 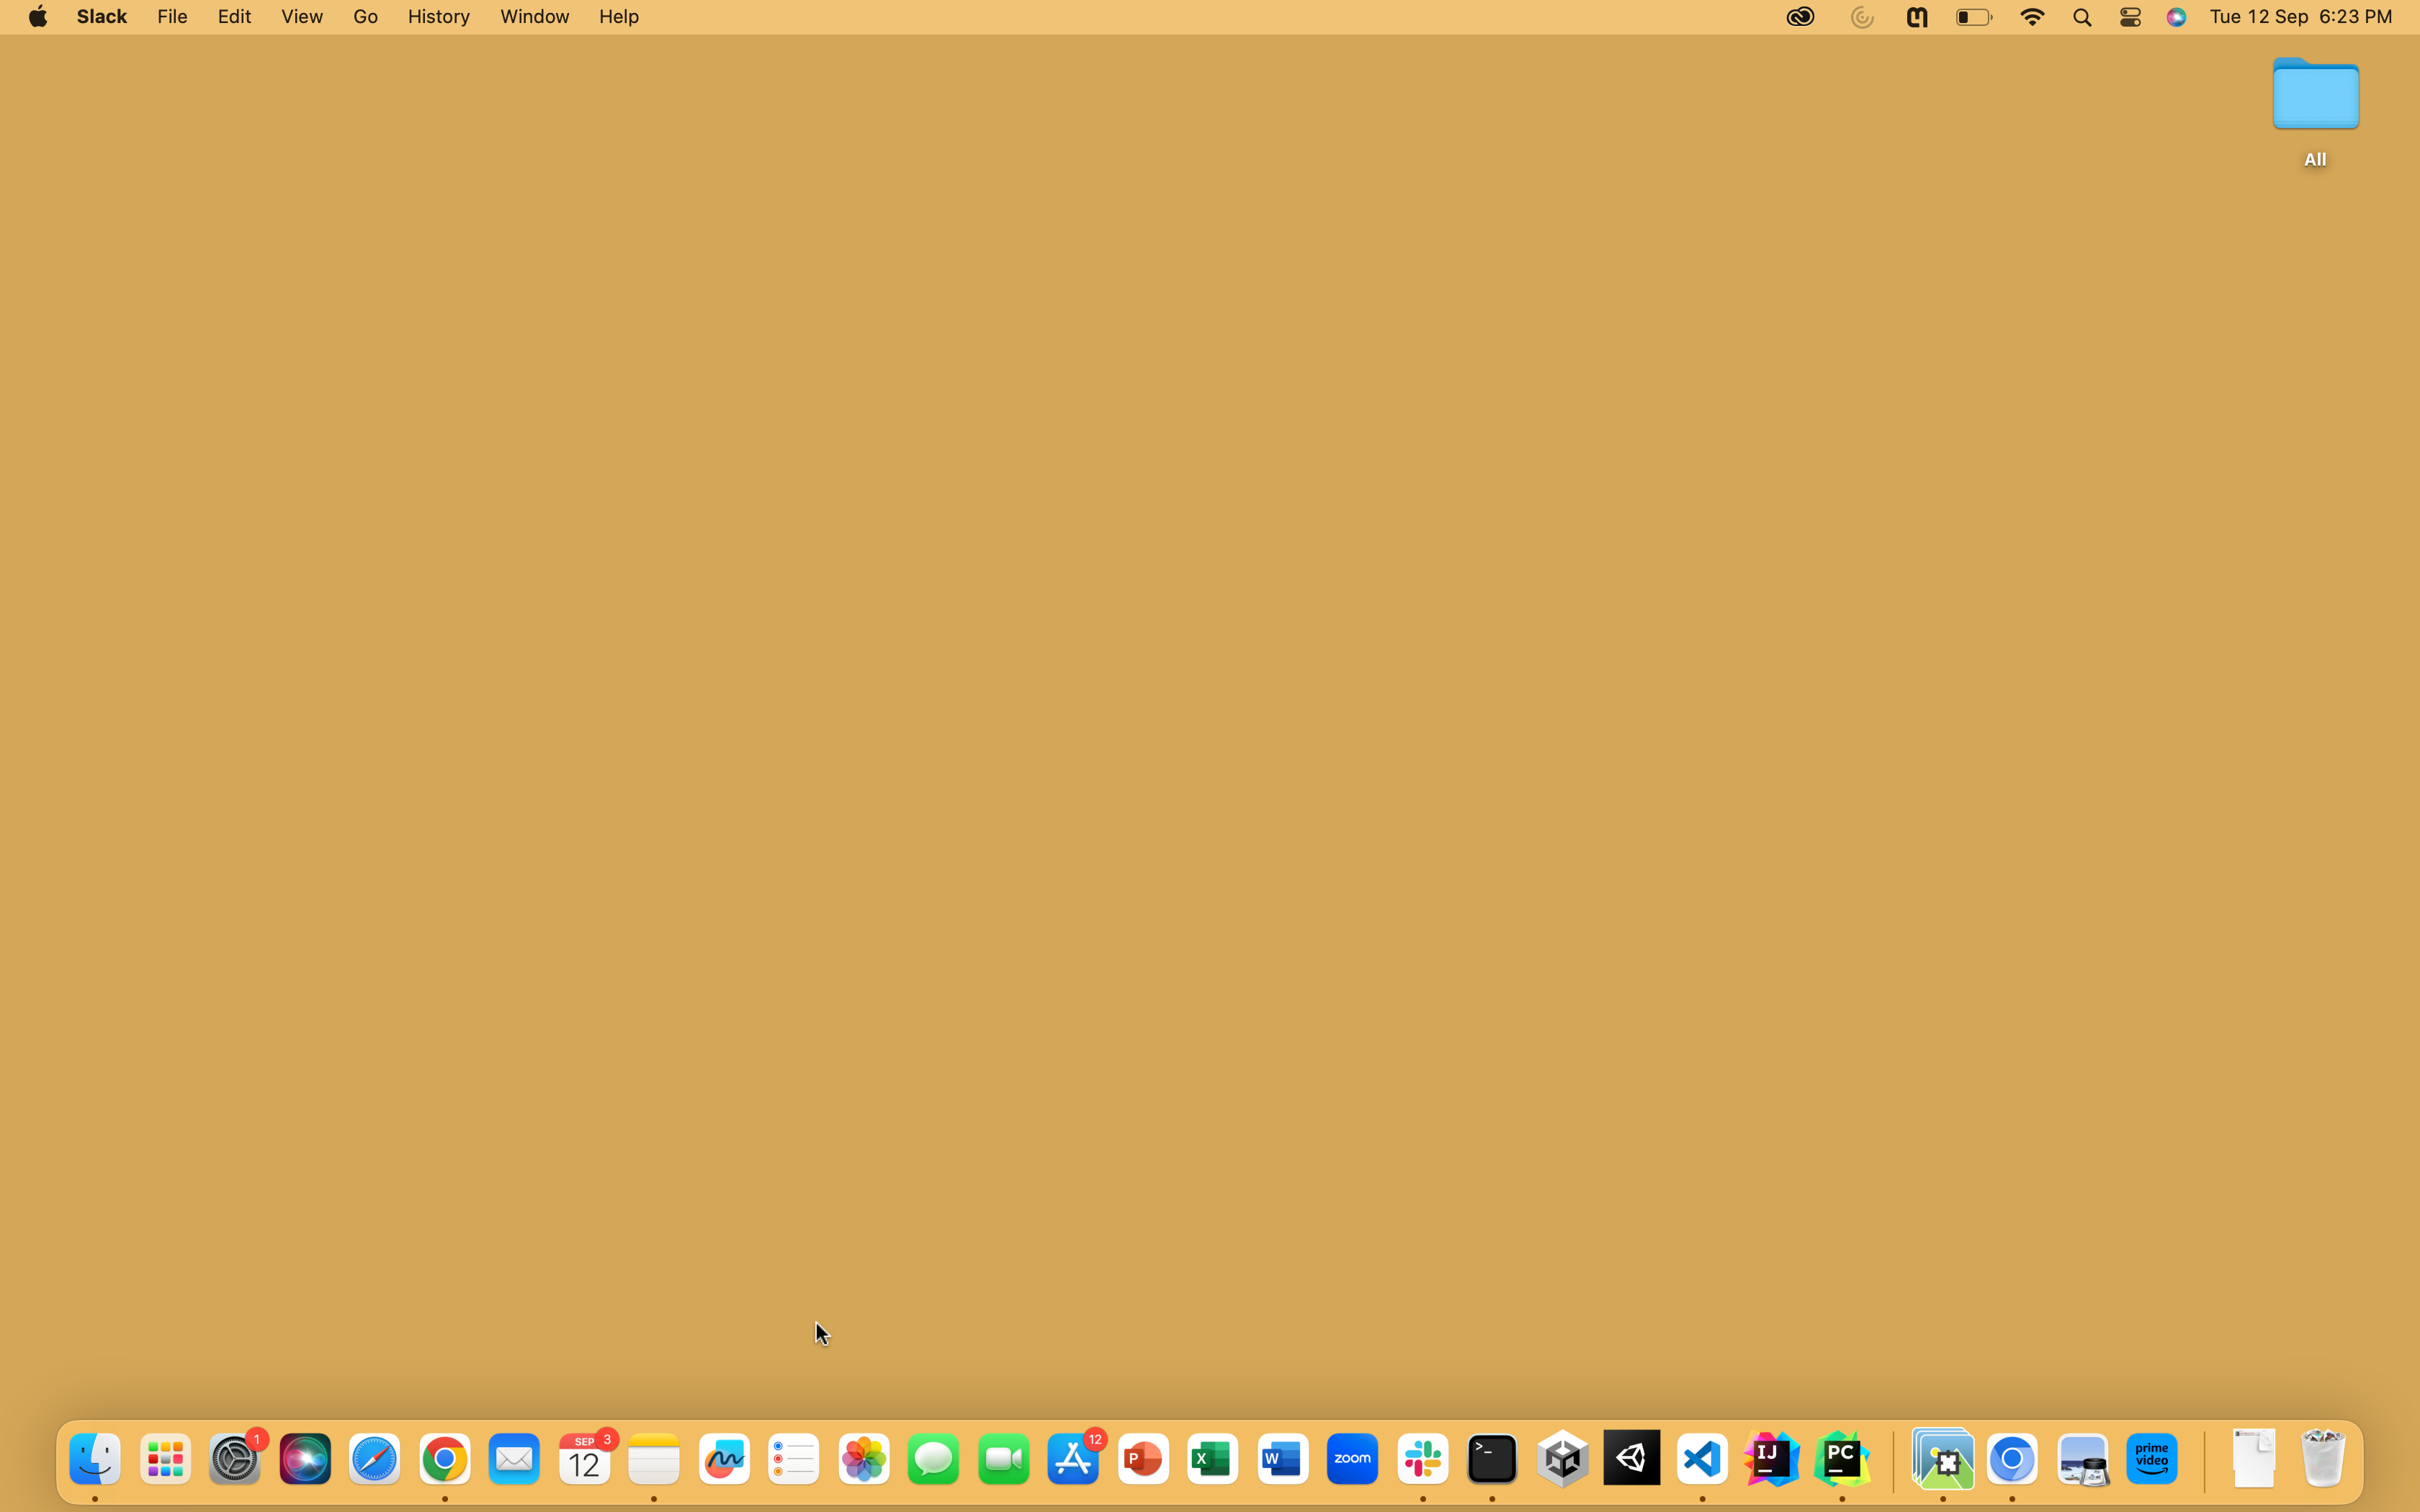 What do you see at coordinates (7786350, 243432) in the screenshot?
I see `Drag the specific folder and drop it into the recycle bin` at bounding box center [7786350, 243432].